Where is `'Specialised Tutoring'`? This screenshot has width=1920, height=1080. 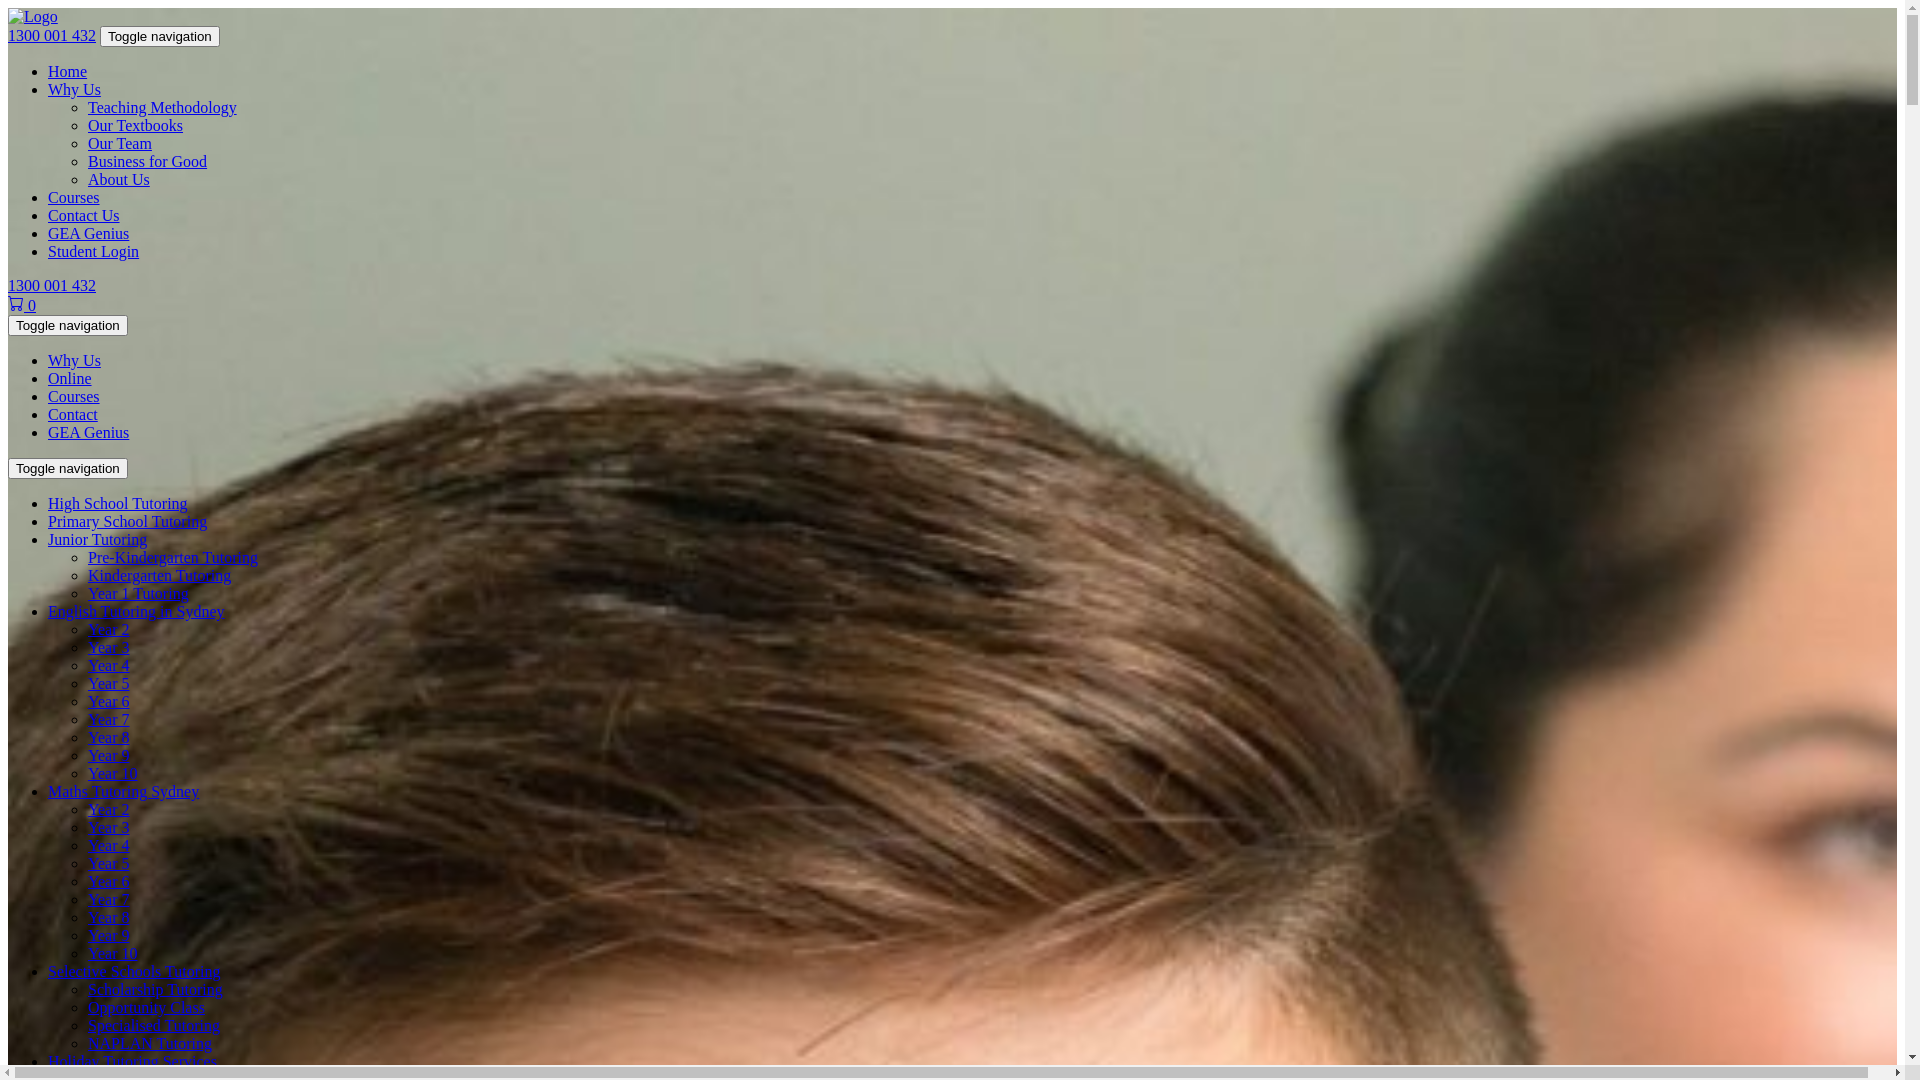
'Specialised Tutoring' is located at coordinates (152, 1025).